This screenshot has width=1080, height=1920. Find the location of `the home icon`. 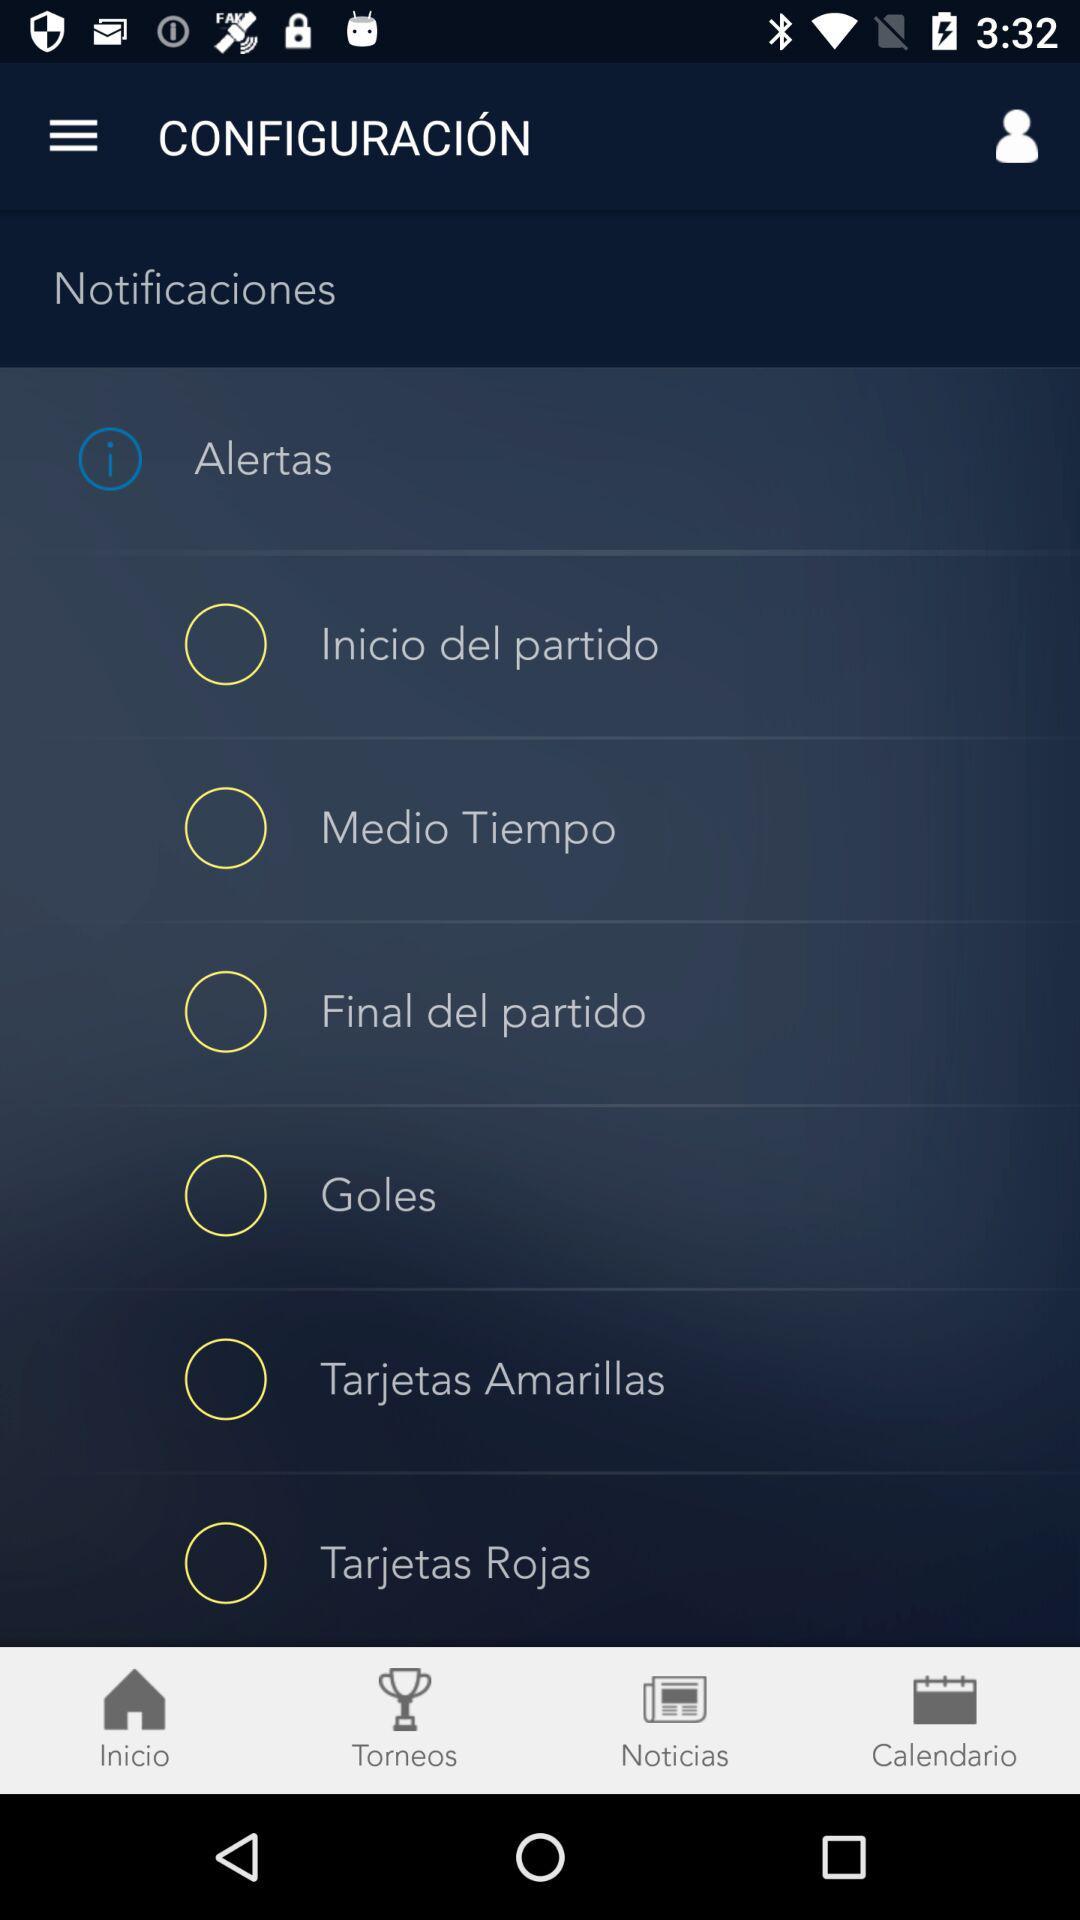

the home icon is located at coordinates (135, 1719).